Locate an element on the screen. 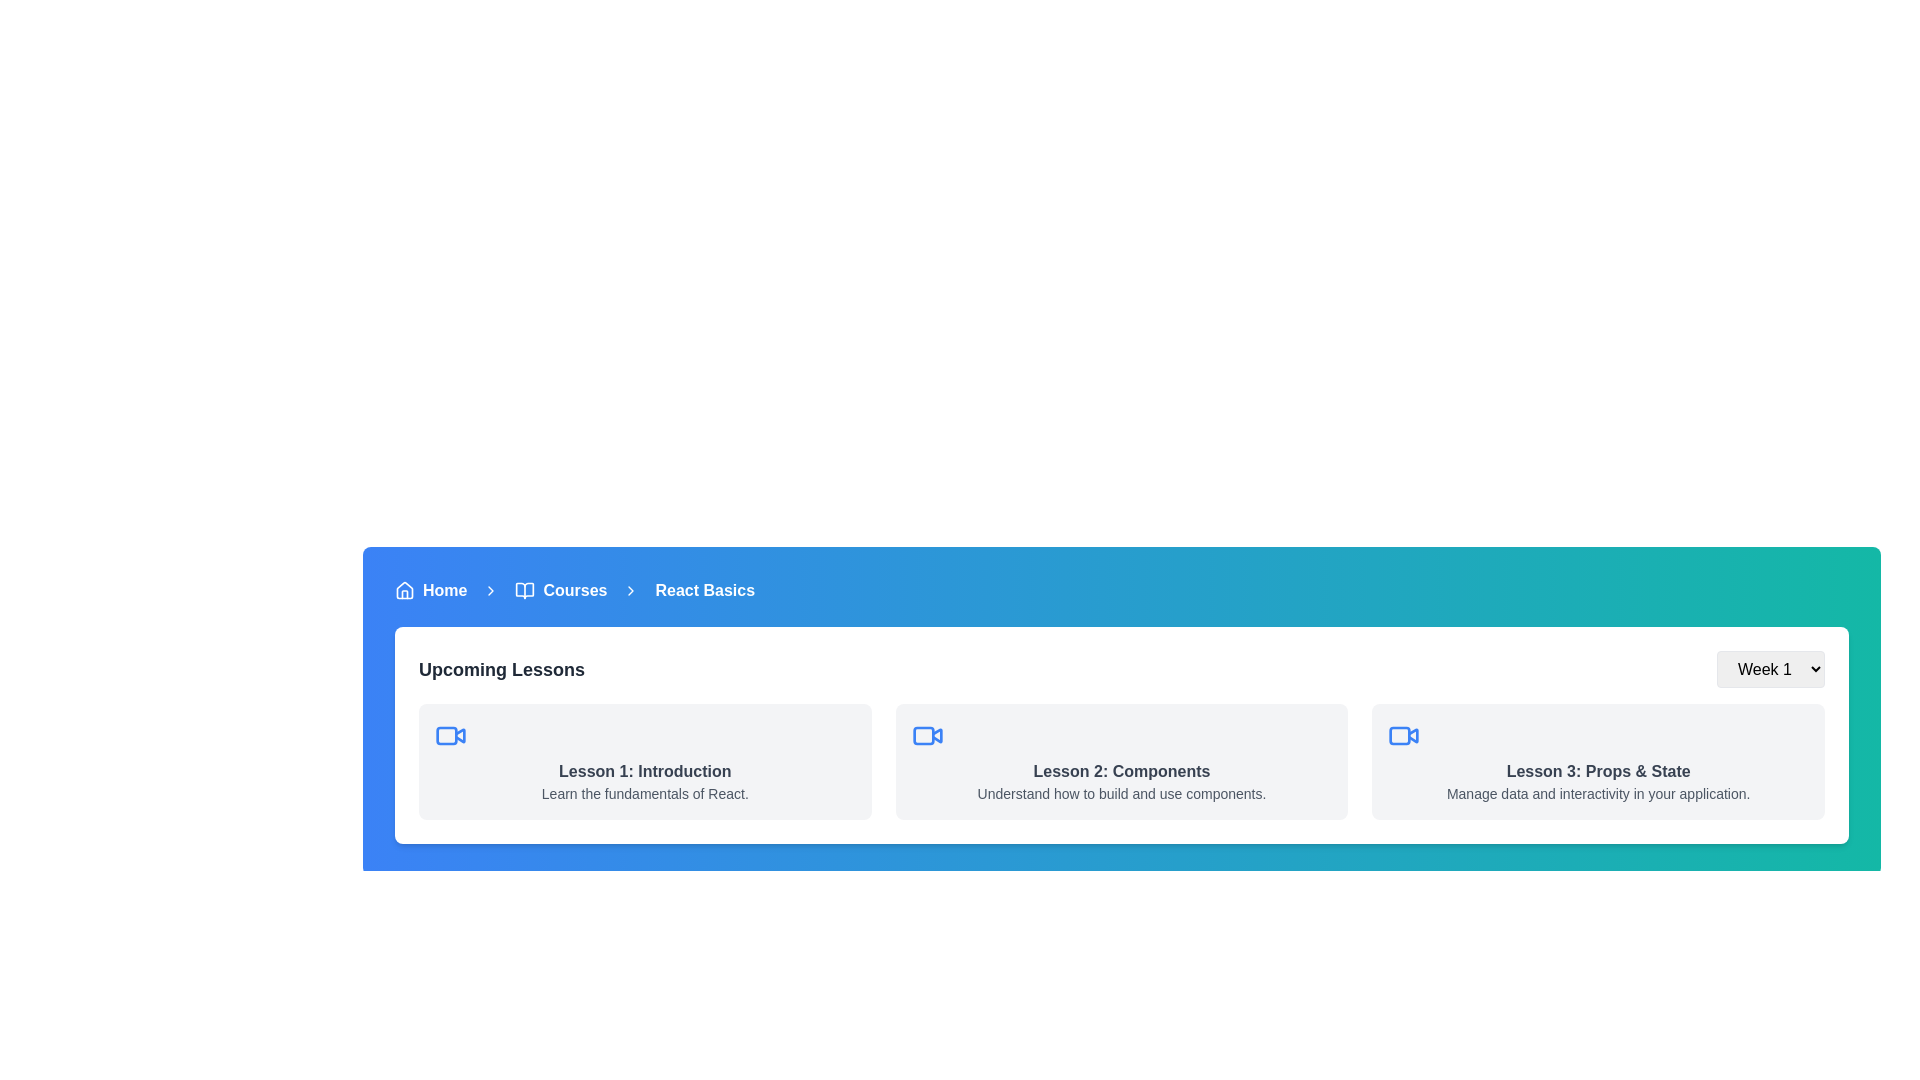 This screenshot has width=1920, height=1080. the 'Courses' breadcrumb navigation link, which is the second item in the breadcrumb navigation bar is located at coordinates (560, 589).